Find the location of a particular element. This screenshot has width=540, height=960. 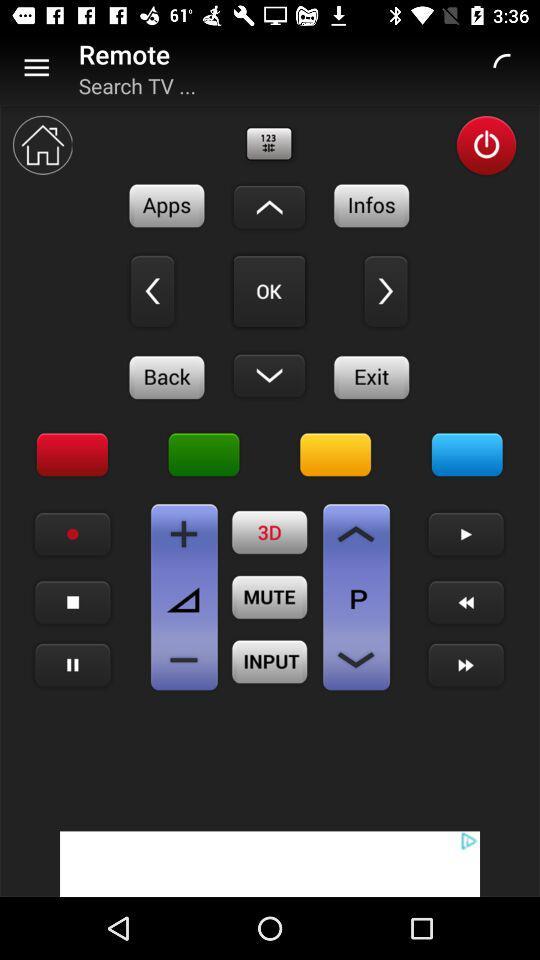

move cursor to the left is located at coordinates (151, 290).